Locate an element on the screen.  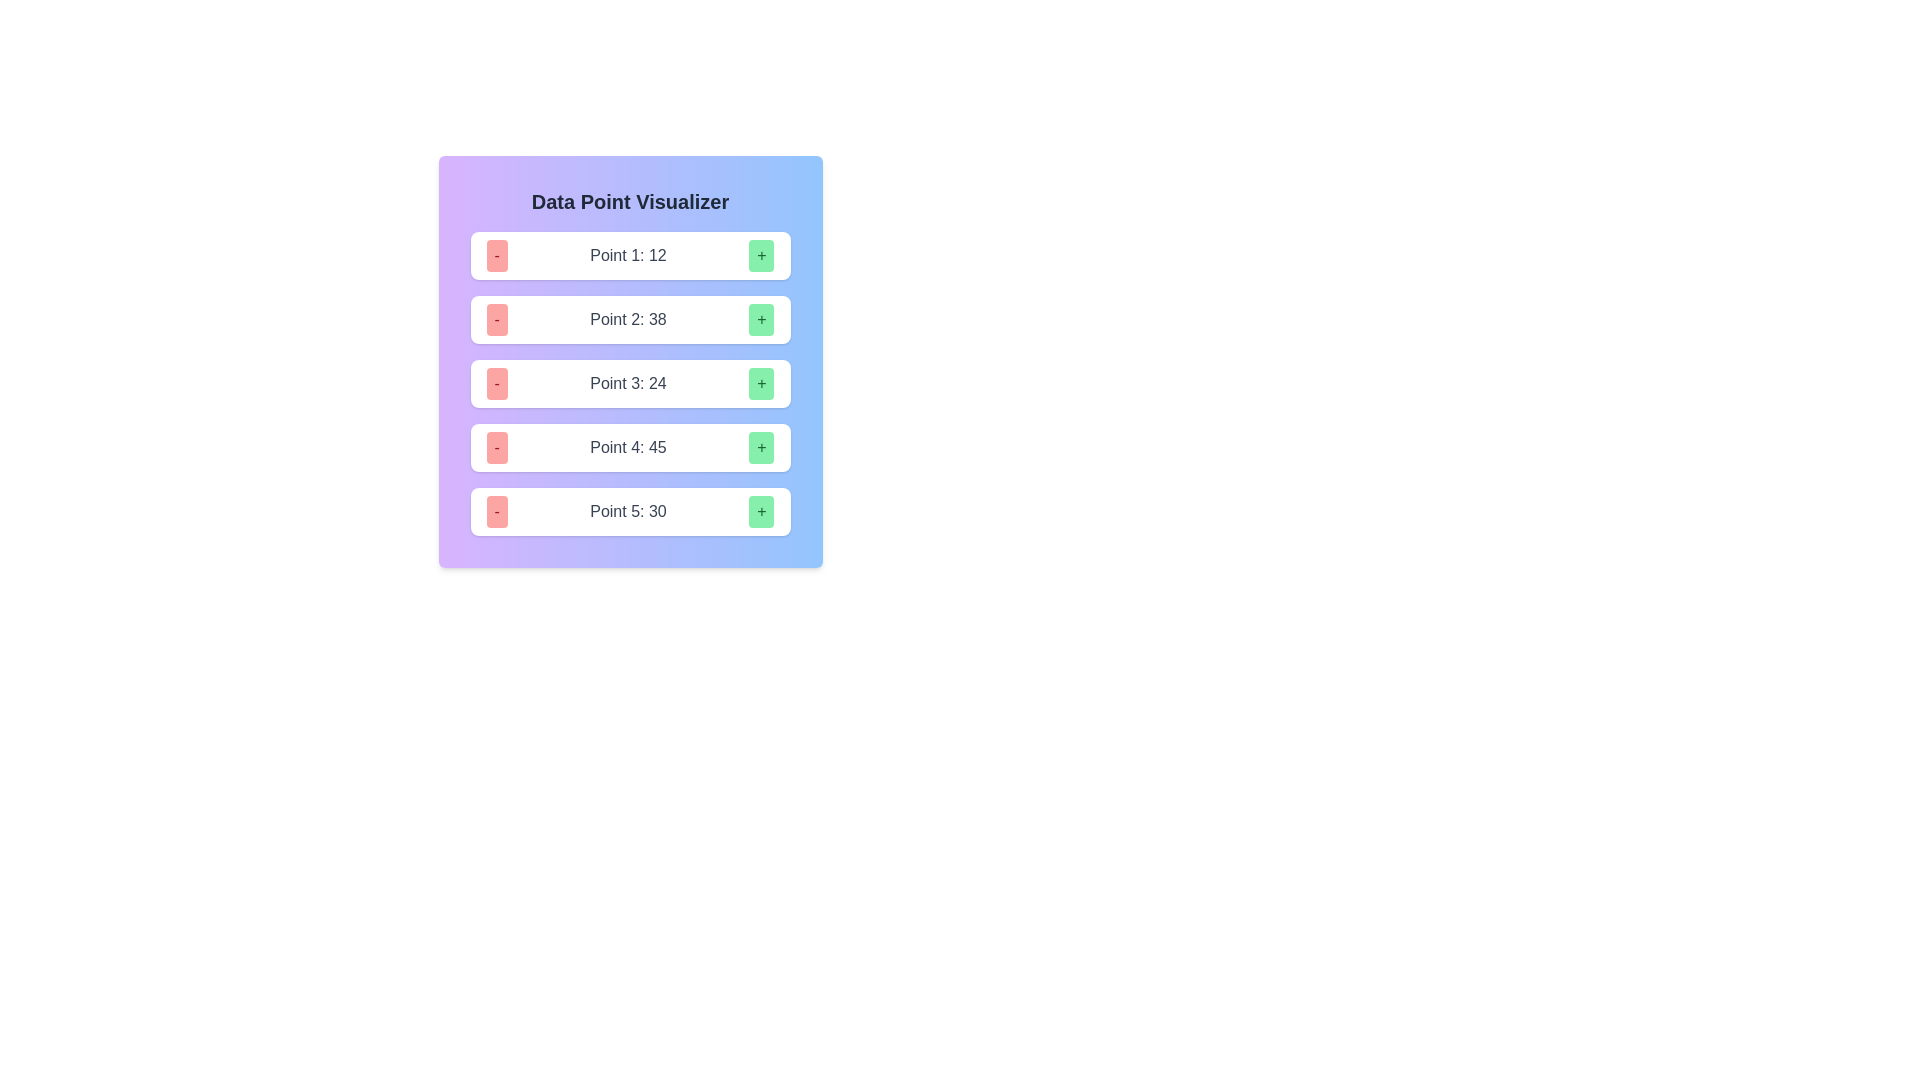
the label displaying 'Point 1: 12' which is styled with a gray font color and medium weight, located in the first row of a data visualization table is located at coordinates (627, 254).